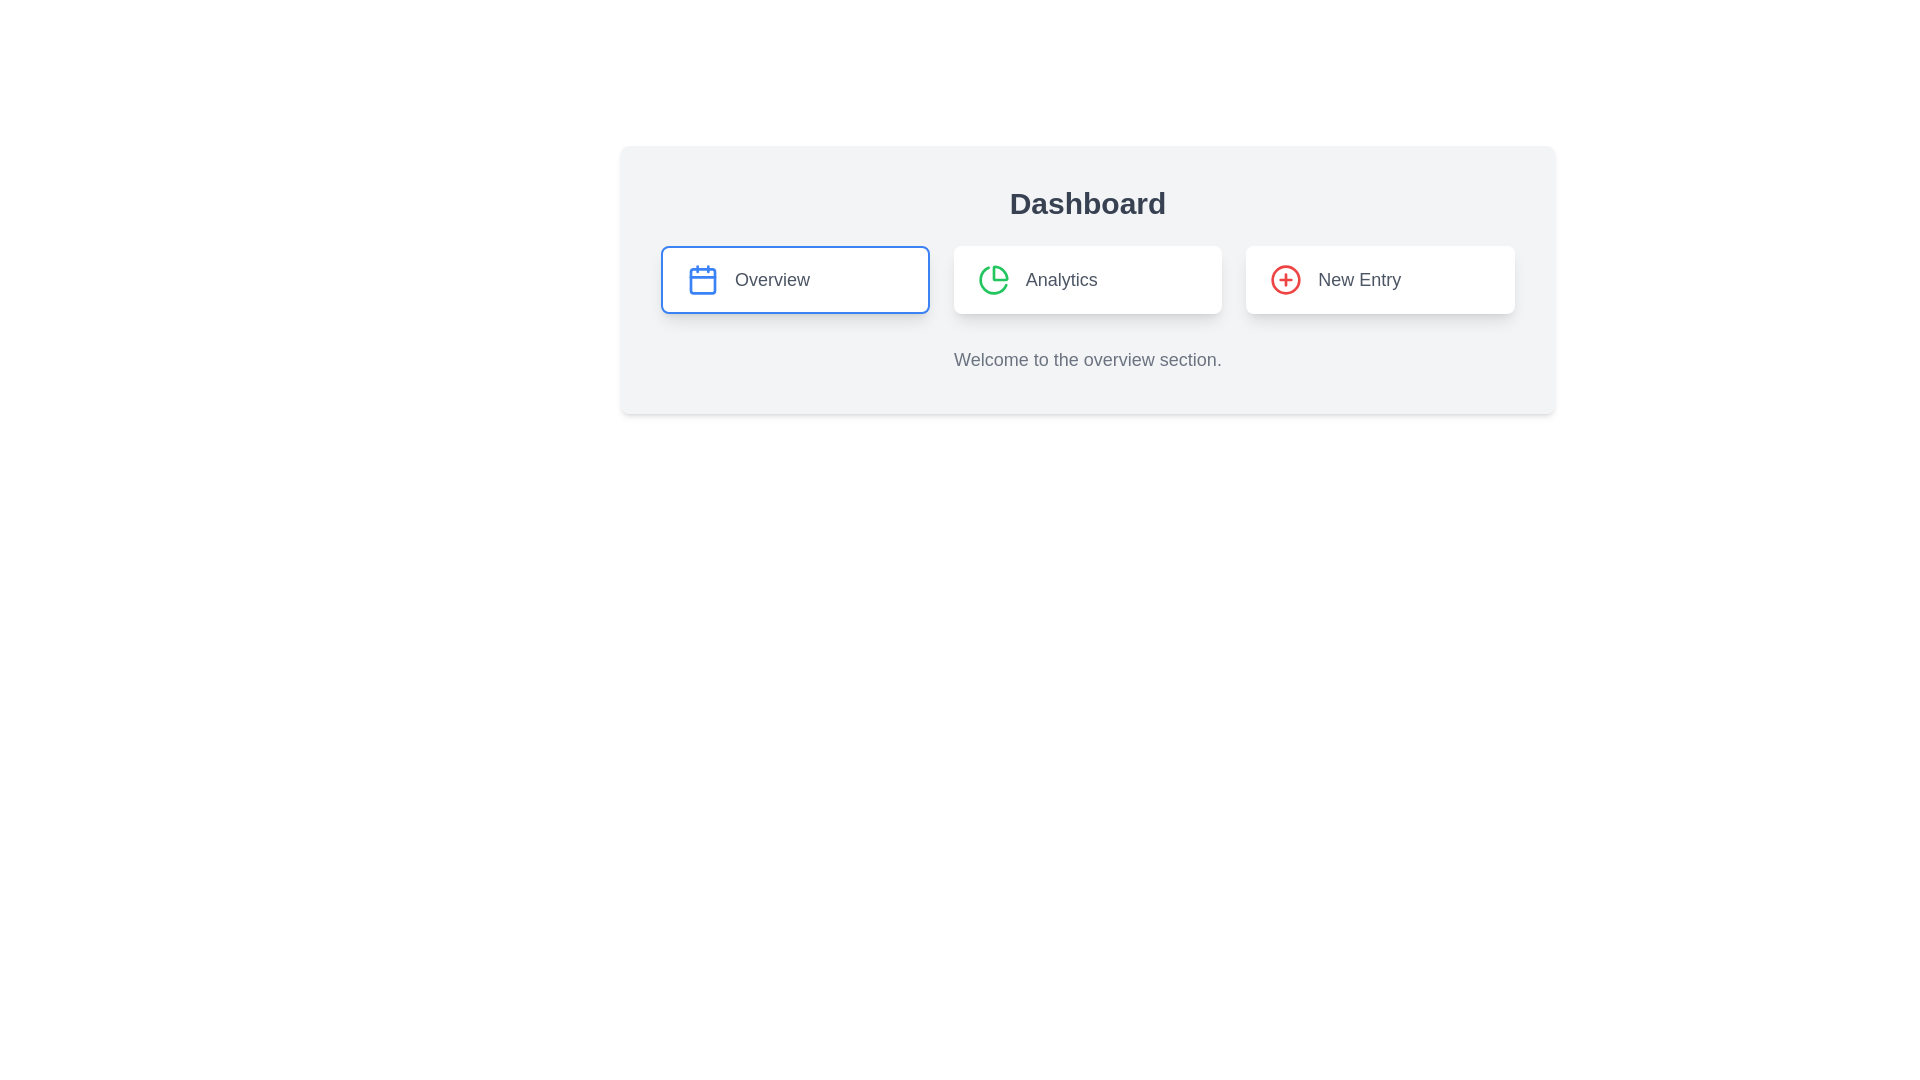 The image size is (1920, 1080). Describe the element at coordinates (794, 280) in the screenshot. I see `the 'Overview' button, which is styled with a white background, rounded corners, and a blue border, located at the far left of the three horizontal buttons` at that location.